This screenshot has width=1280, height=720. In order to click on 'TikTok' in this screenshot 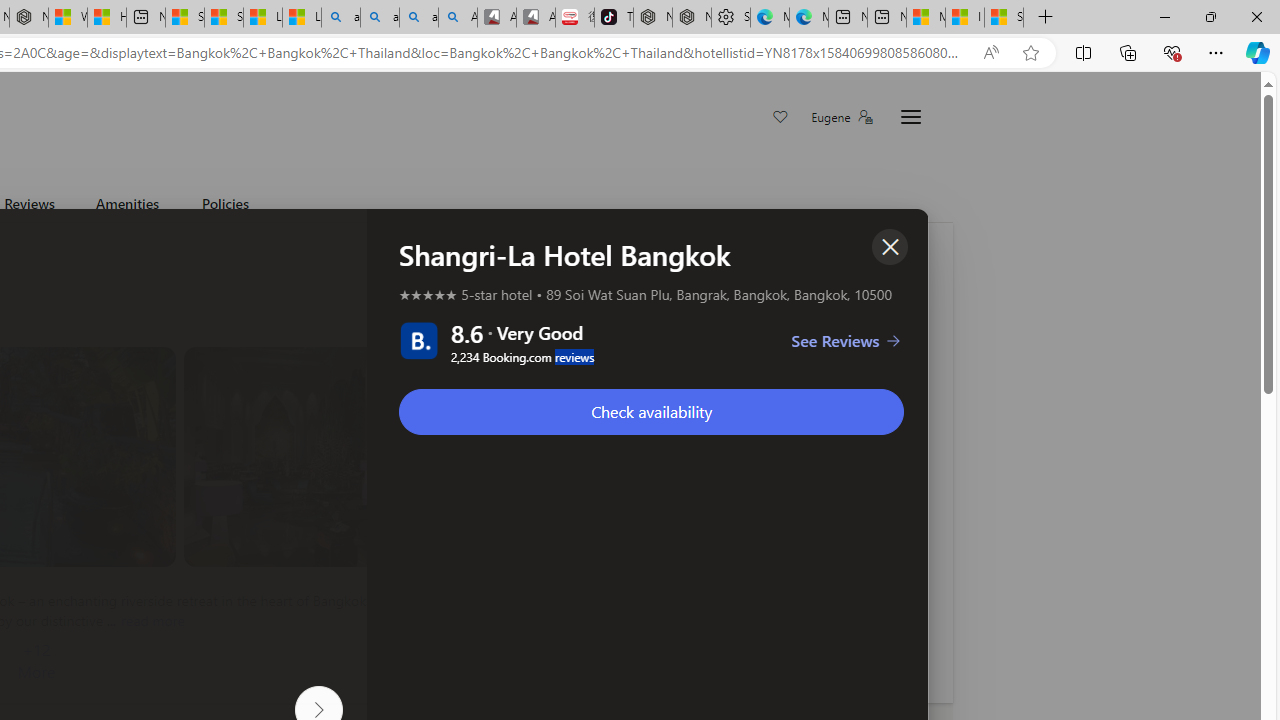, I will do `click(613, 17)`.